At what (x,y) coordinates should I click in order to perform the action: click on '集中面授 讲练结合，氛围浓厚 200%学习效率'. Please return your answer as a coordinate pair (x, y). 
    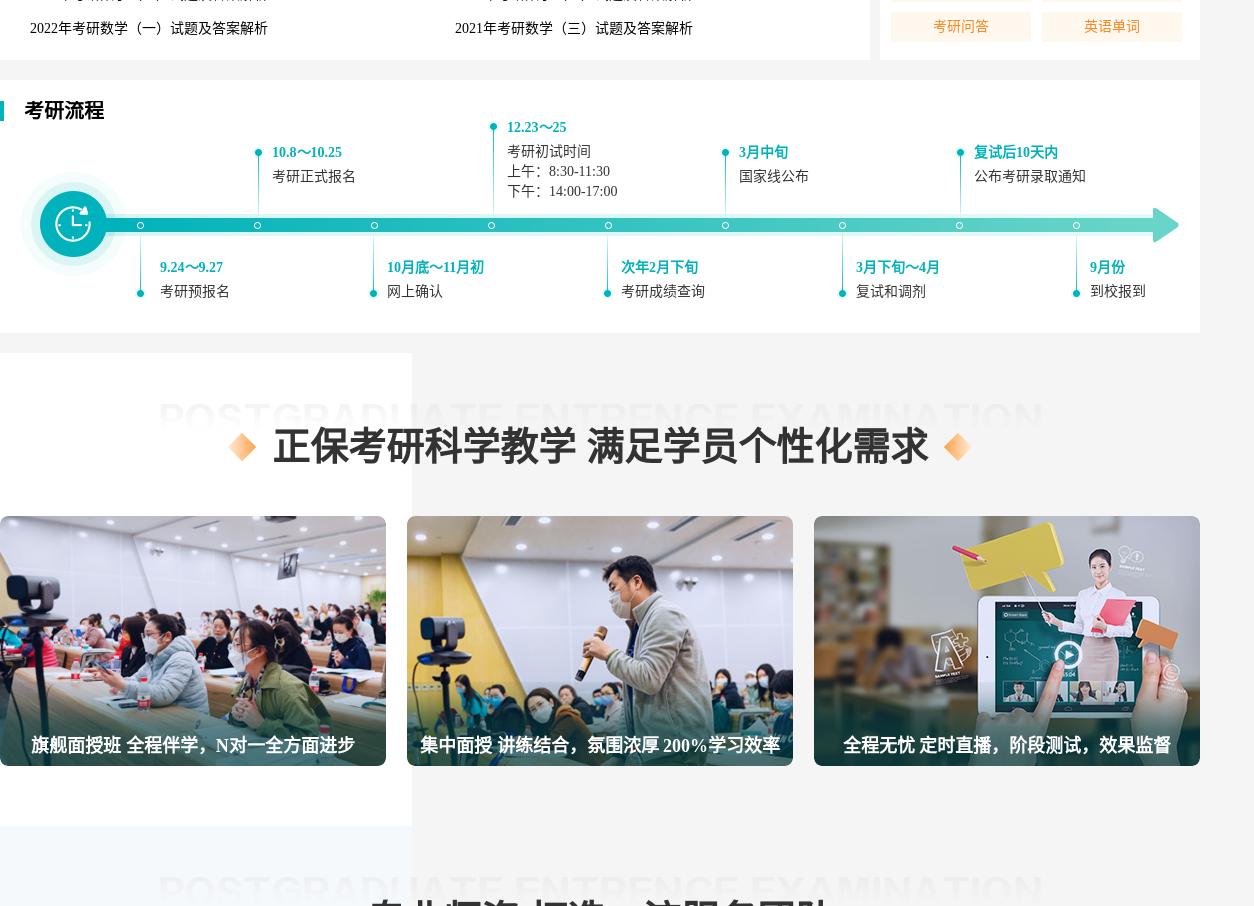
    Looking at the image, I should click on (599, 745).